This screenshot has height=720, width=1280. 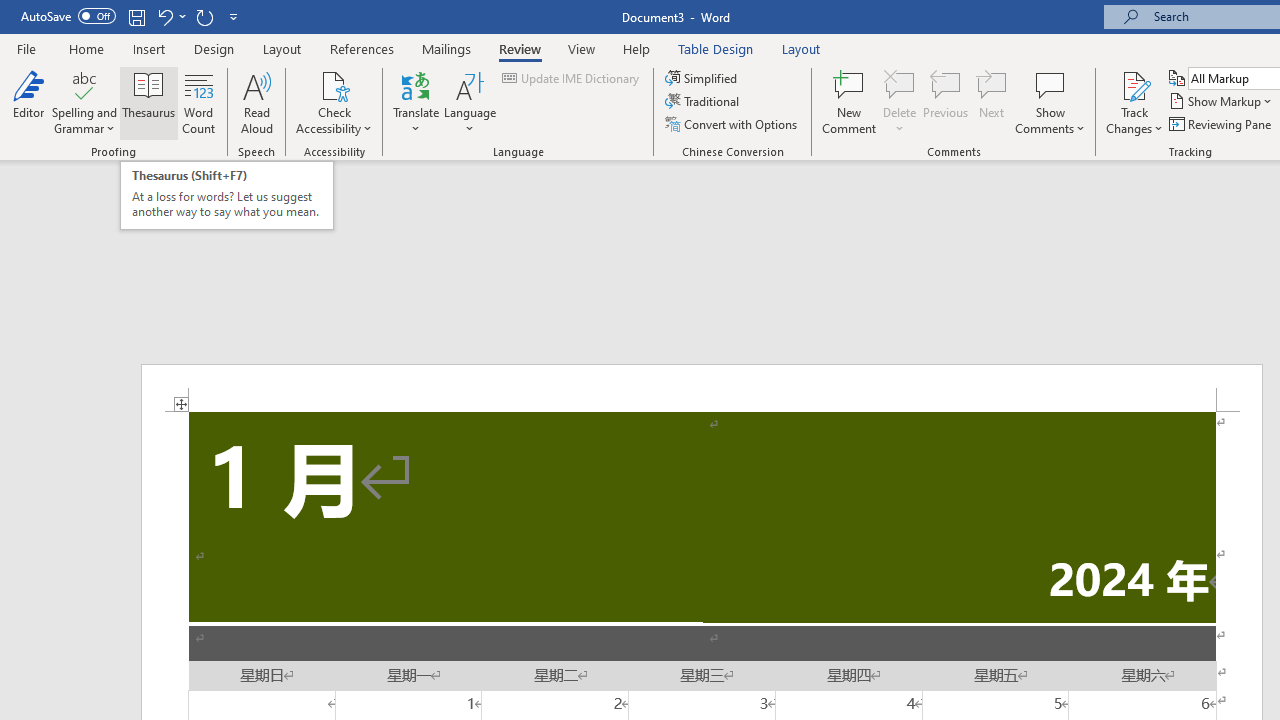 What do you see at coordinates (899, 84) in the screenshot?
I see `'Delete'` at bounding box center [899, 84].